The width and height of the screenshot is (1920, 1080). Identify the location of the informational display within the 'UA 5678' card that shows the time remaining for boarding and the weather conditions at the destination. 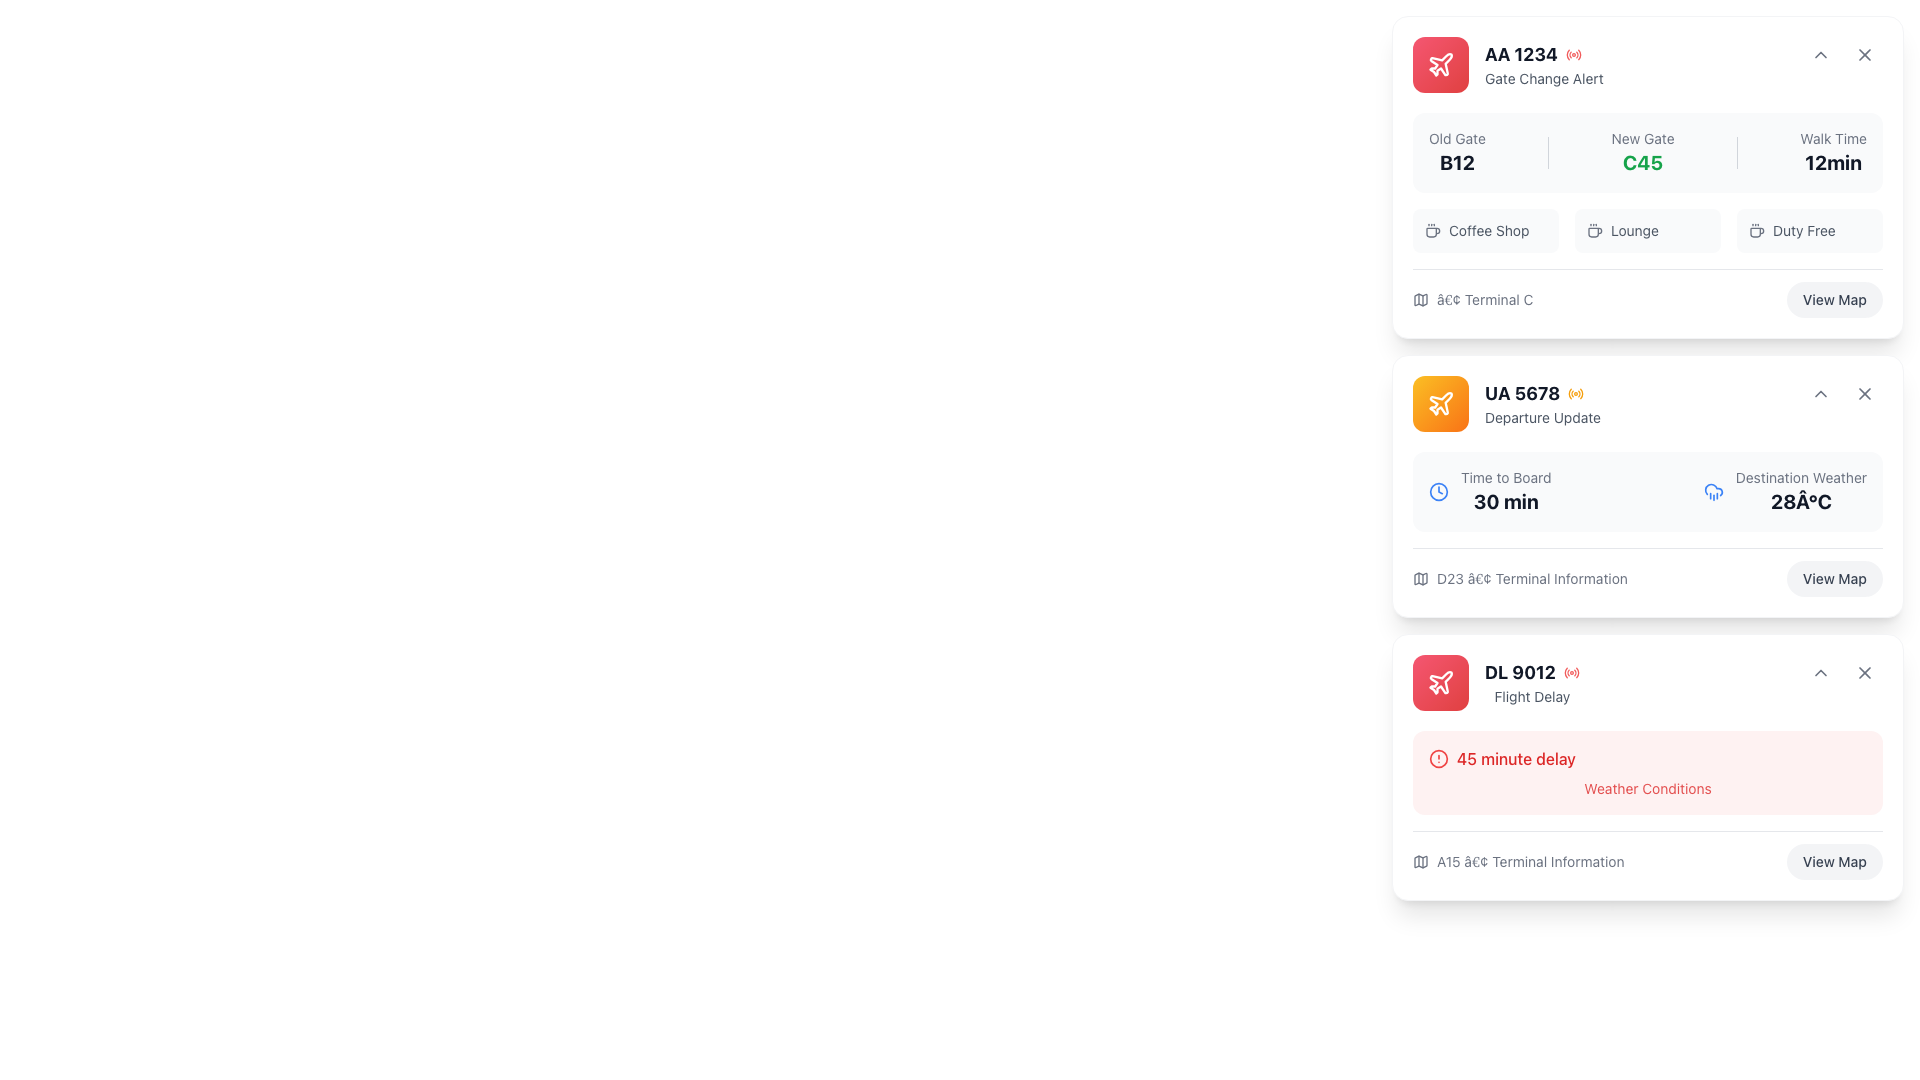
(1647, 523).